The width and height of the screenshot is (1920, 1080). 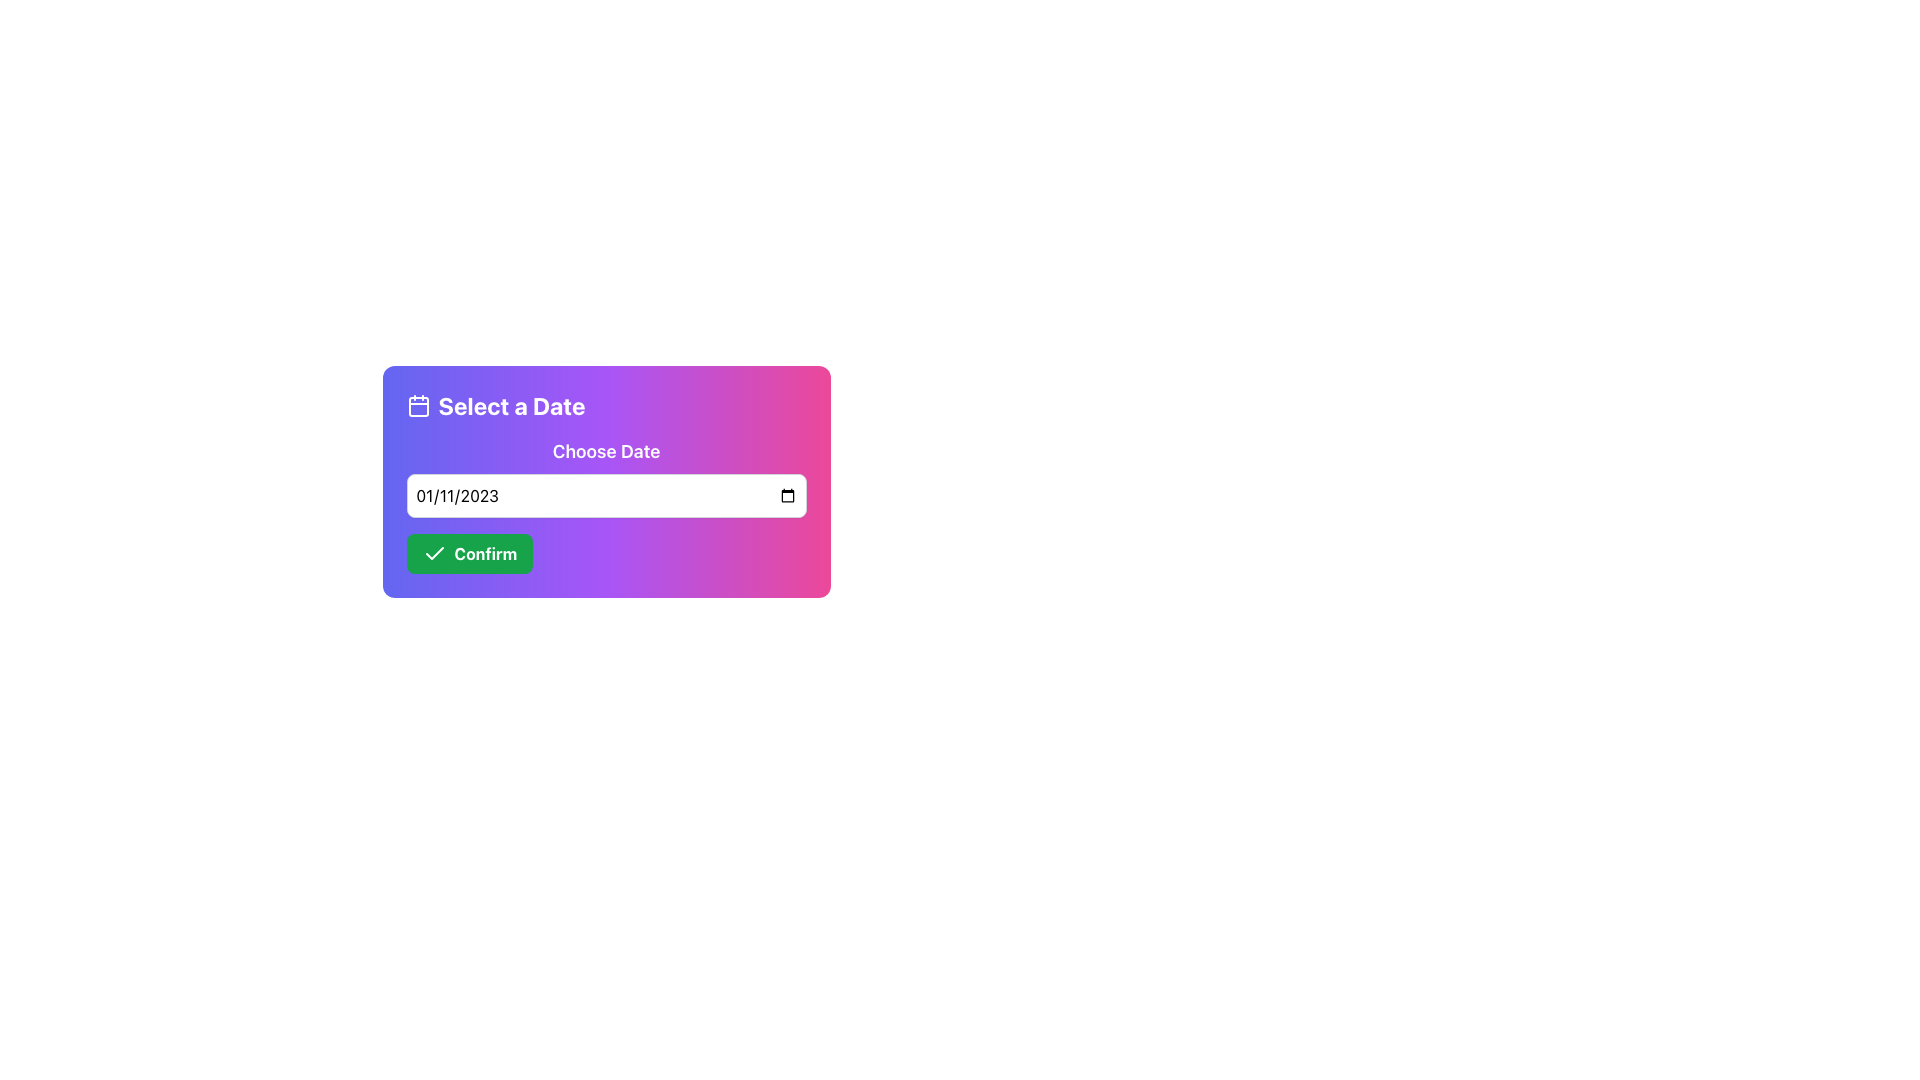 I want to click on the calendar icon in the header section titled 'Select a Date', which is styled with a blue background and white details, so click(x=417, y=405).